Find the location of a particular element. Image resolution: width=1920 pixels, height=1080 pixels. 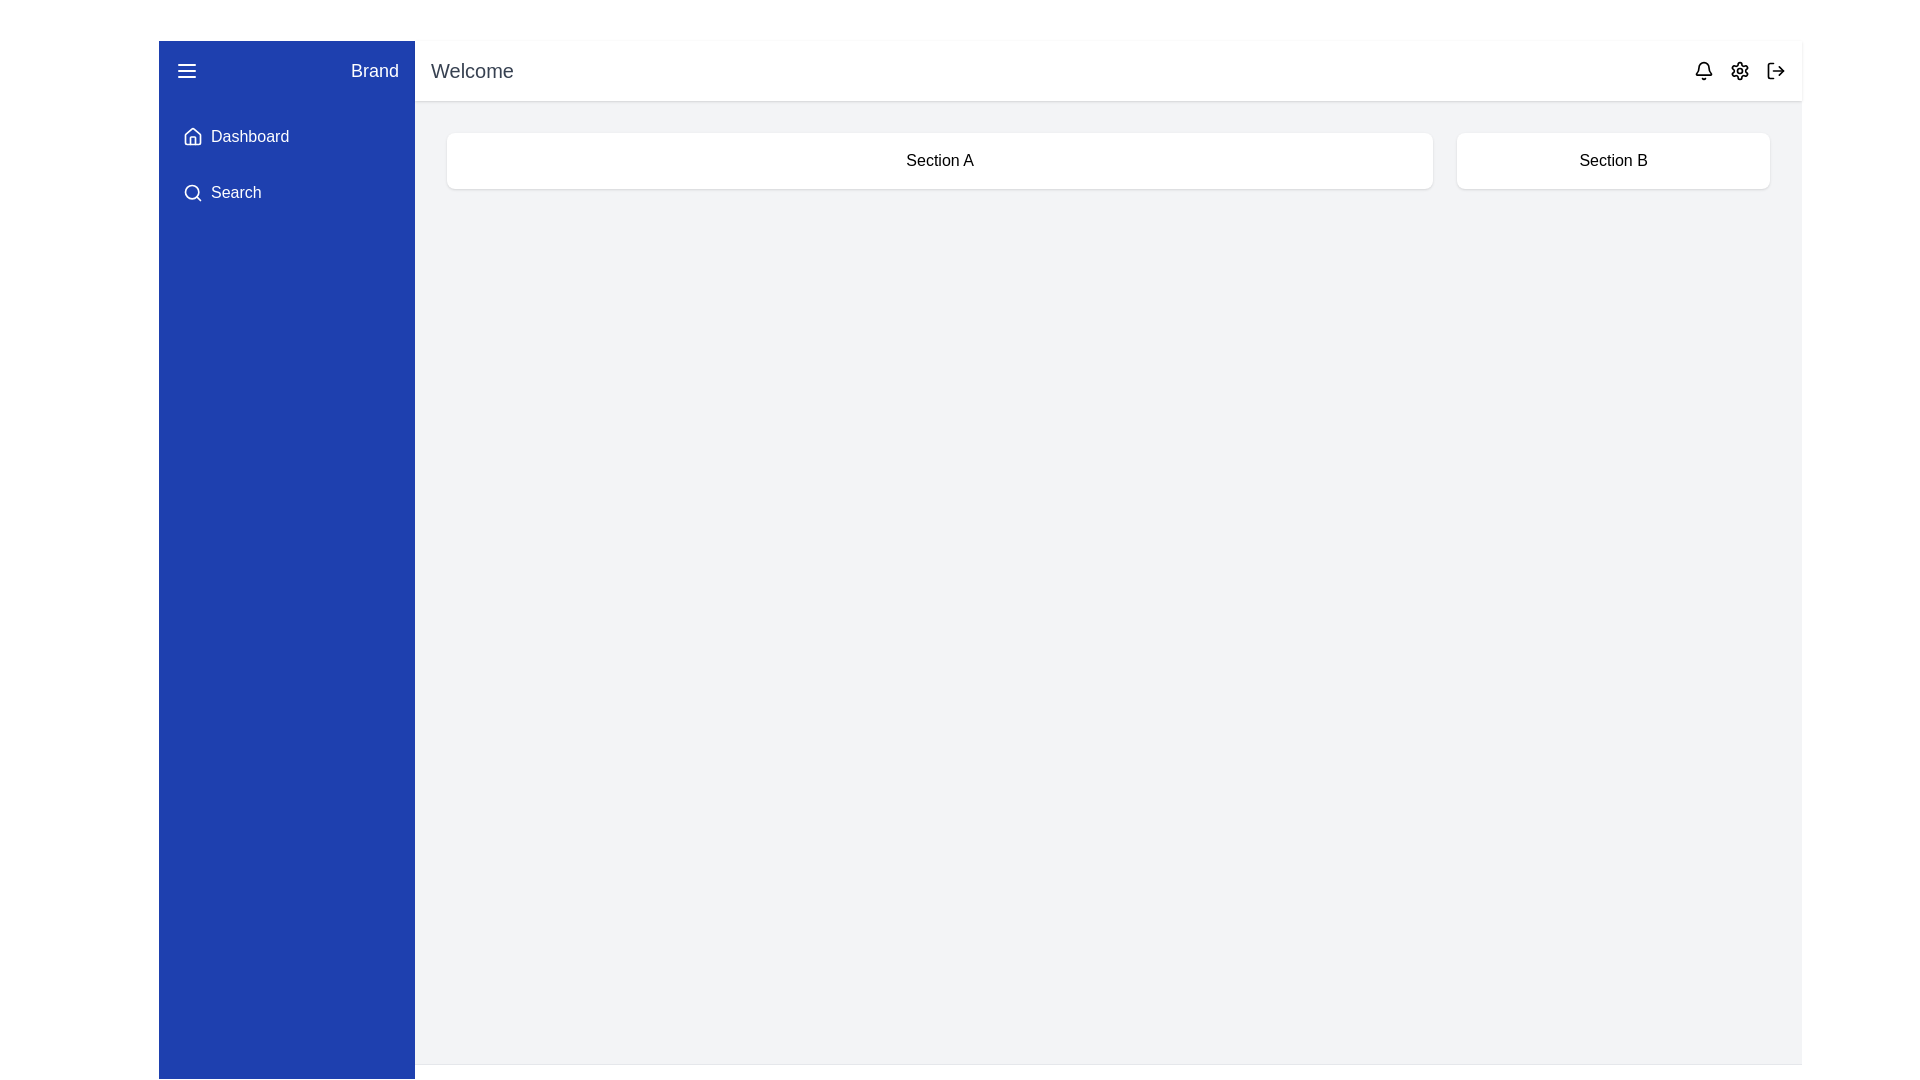

the logout icon button located in the upper right corner of the interface is located at coordinates (1776, 69).